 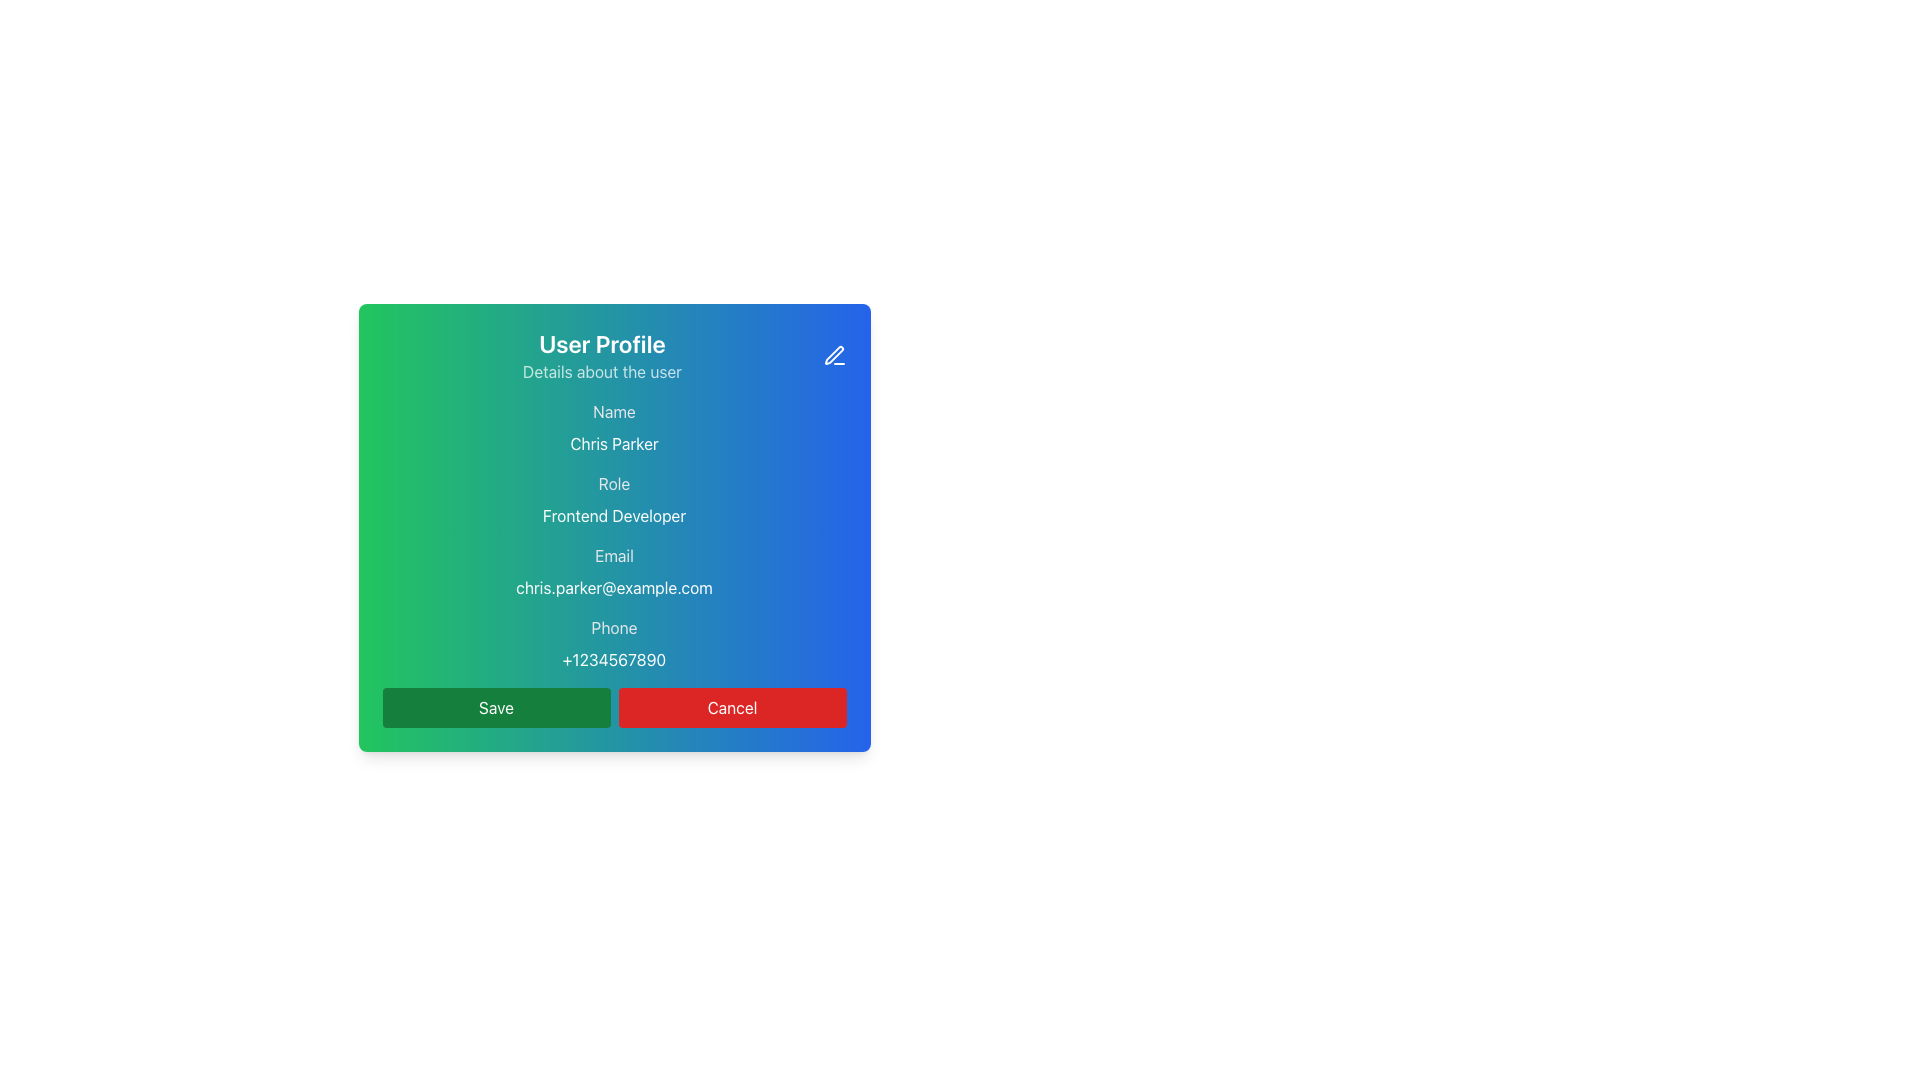 What do you see at coordinates (613, 354) in the screenshot?
I see `the Header Section titled 'User Profile', which includes a bold title and a gradient background transitioning from green to blue, located at the top of a rounded rectangular card layout` at bounding box center [613, 354].